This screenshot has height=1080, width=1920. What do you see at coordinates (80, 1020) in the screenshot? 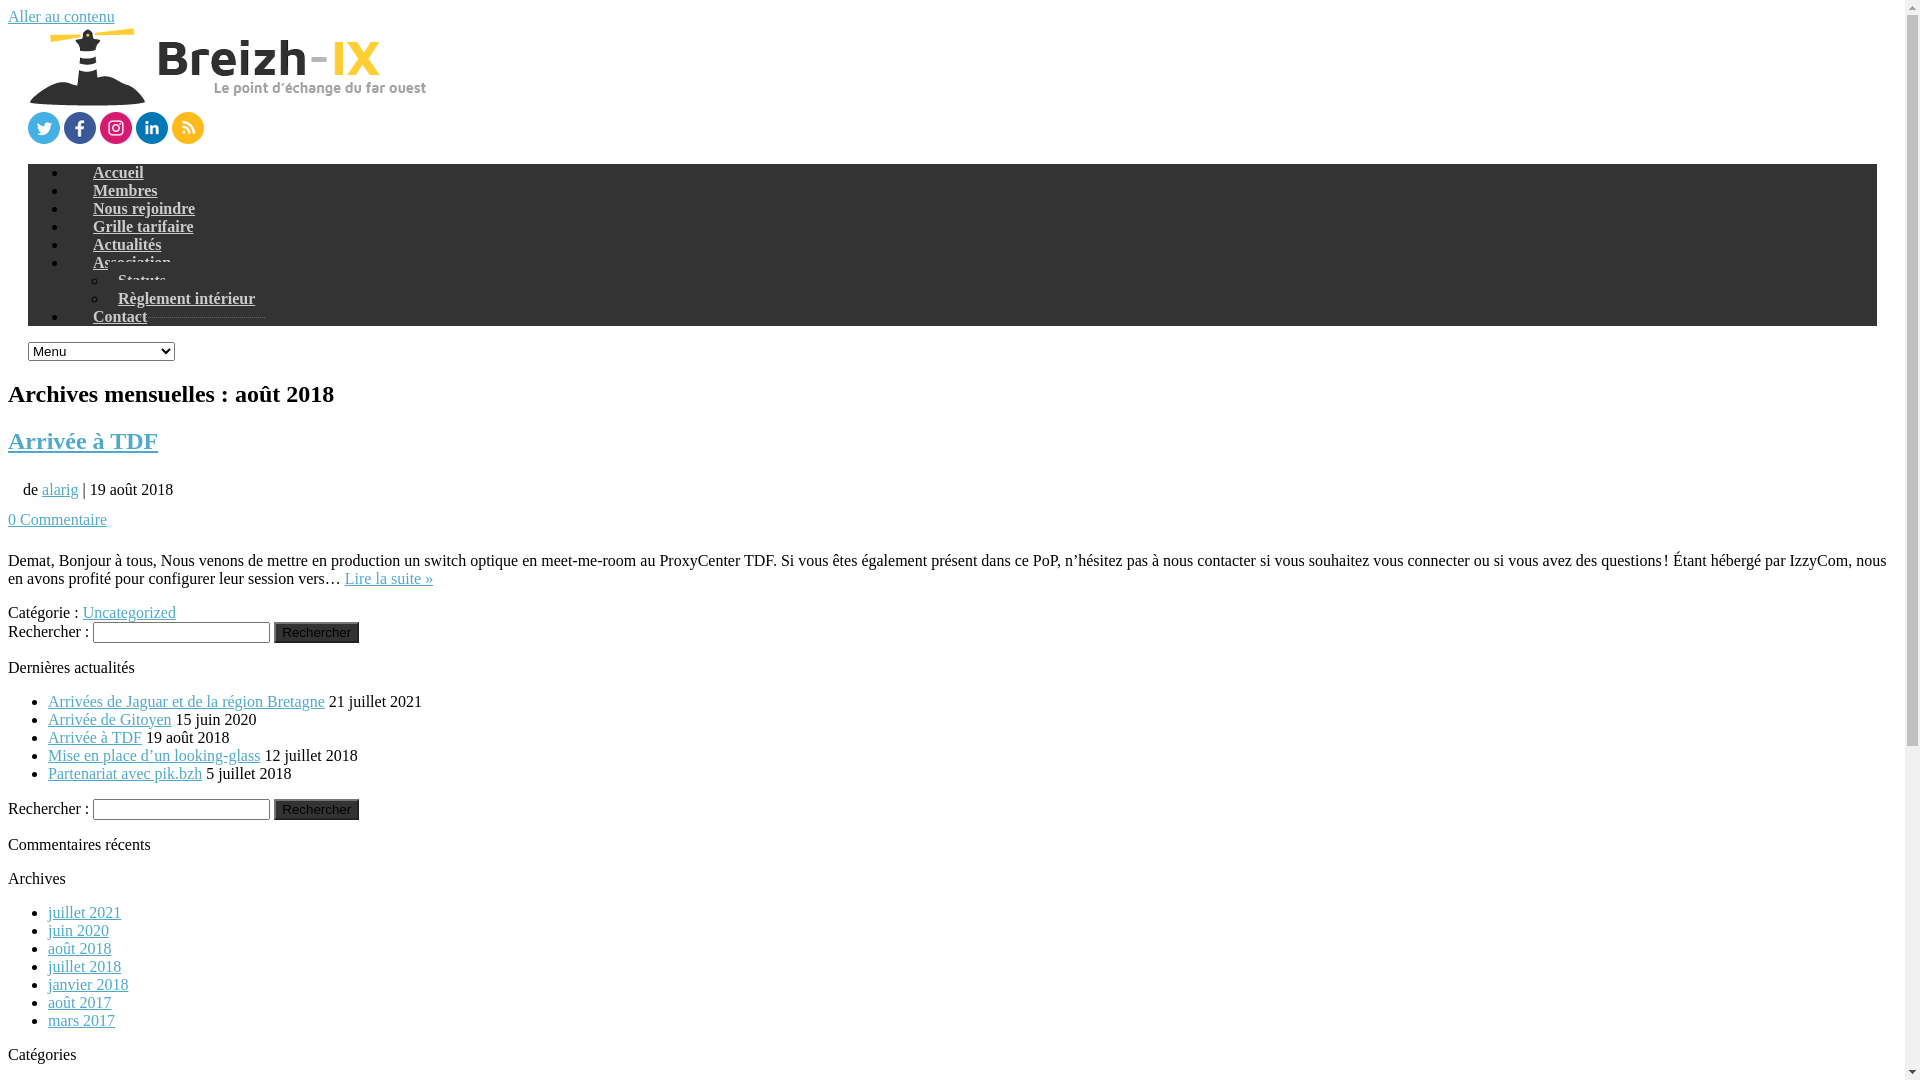
I see `'mars 2017'` at bounding box center [80, 1020].